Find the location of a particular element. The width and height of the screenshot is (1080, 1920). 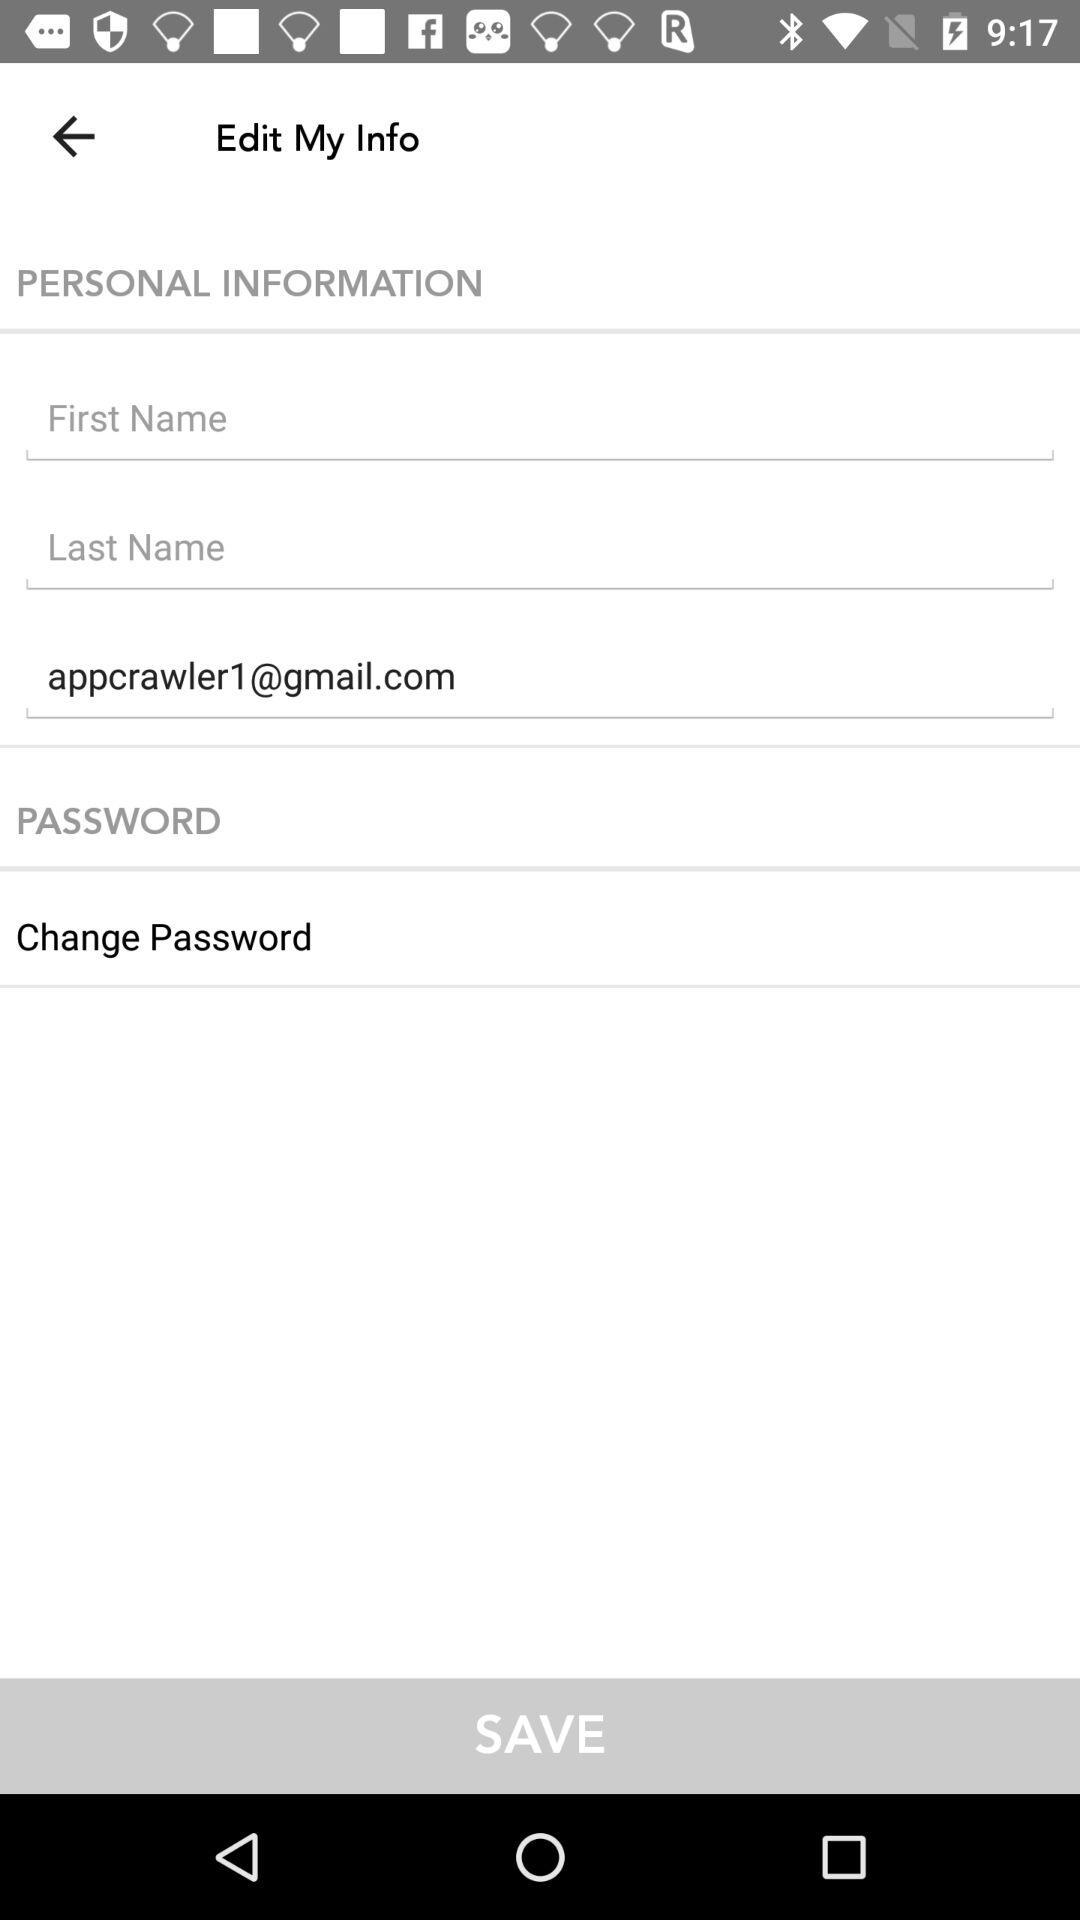

change password item is located at coordinates (540, 927).